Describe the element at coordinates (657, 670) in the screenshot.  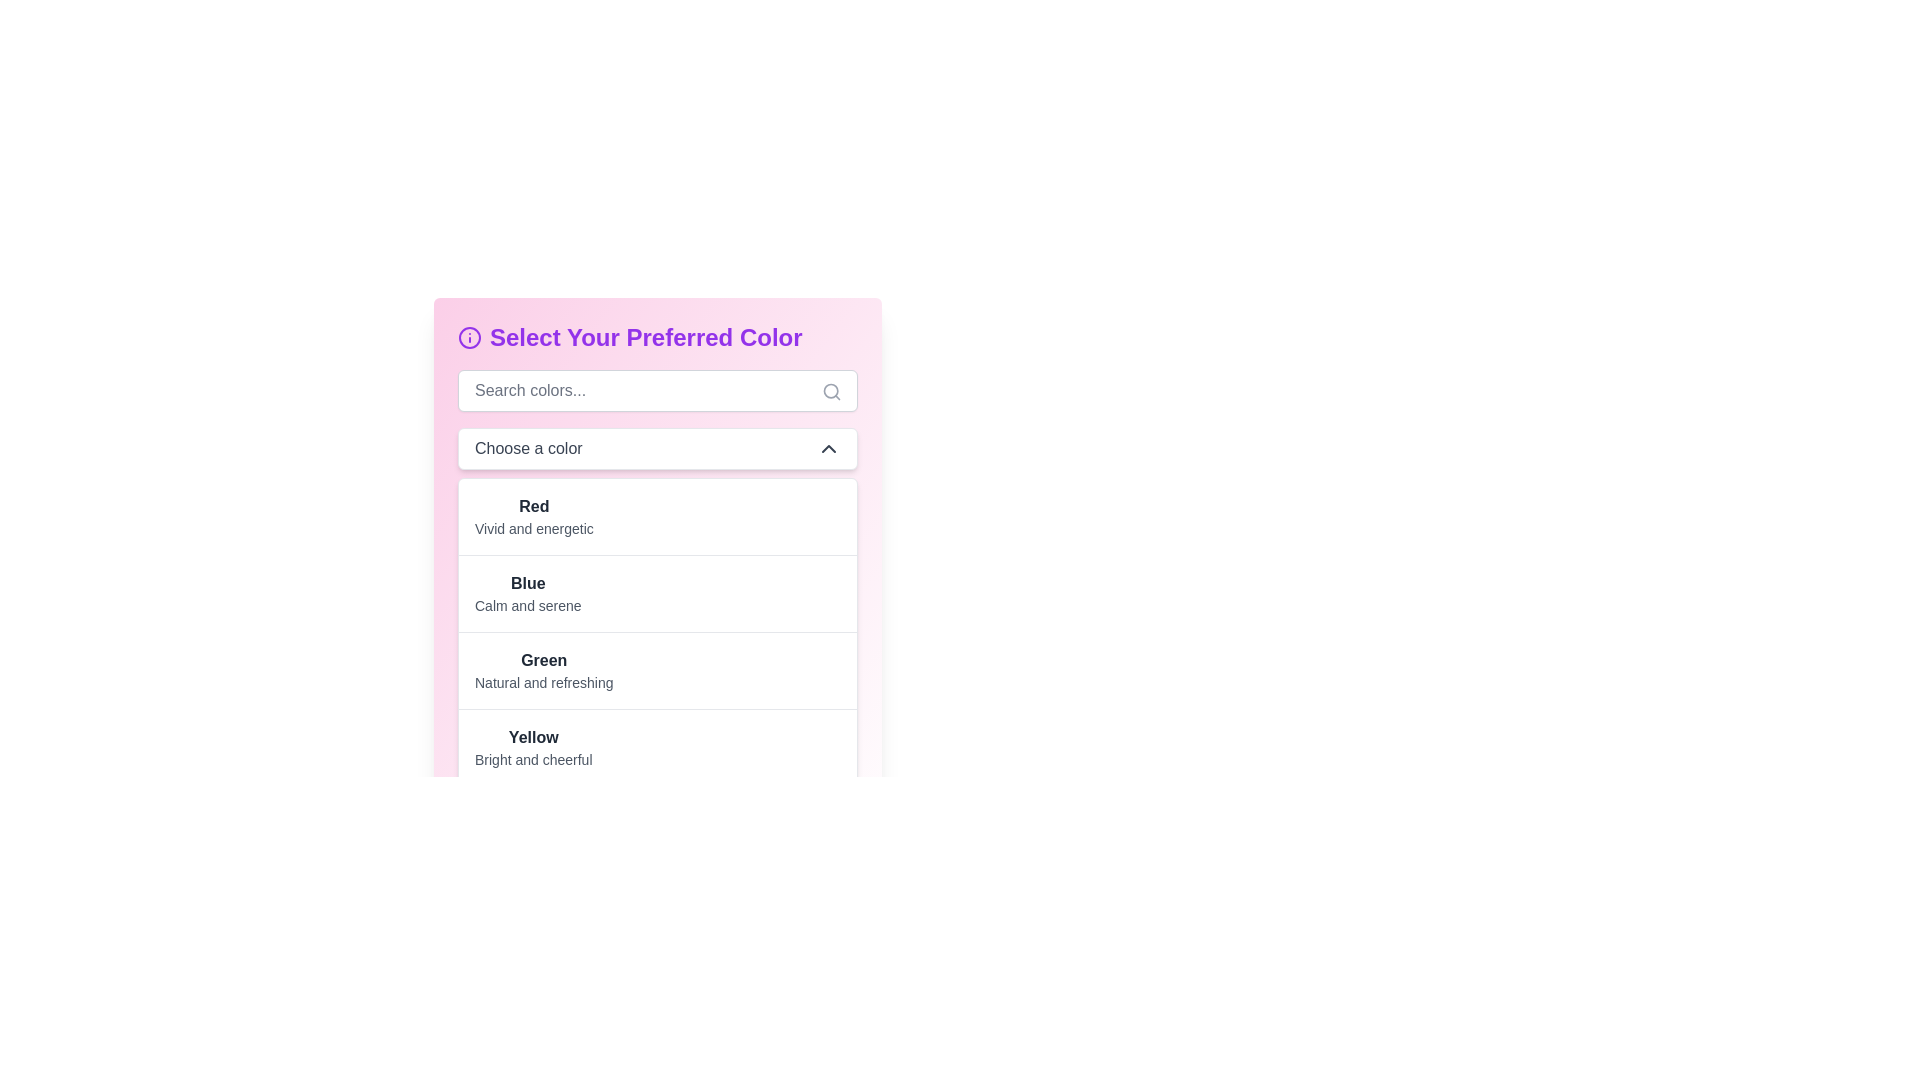
I see `the third list item representing the 'Green' theme in the color picker menu, which is located between 'Blue' and 'Yellow'` at that location.